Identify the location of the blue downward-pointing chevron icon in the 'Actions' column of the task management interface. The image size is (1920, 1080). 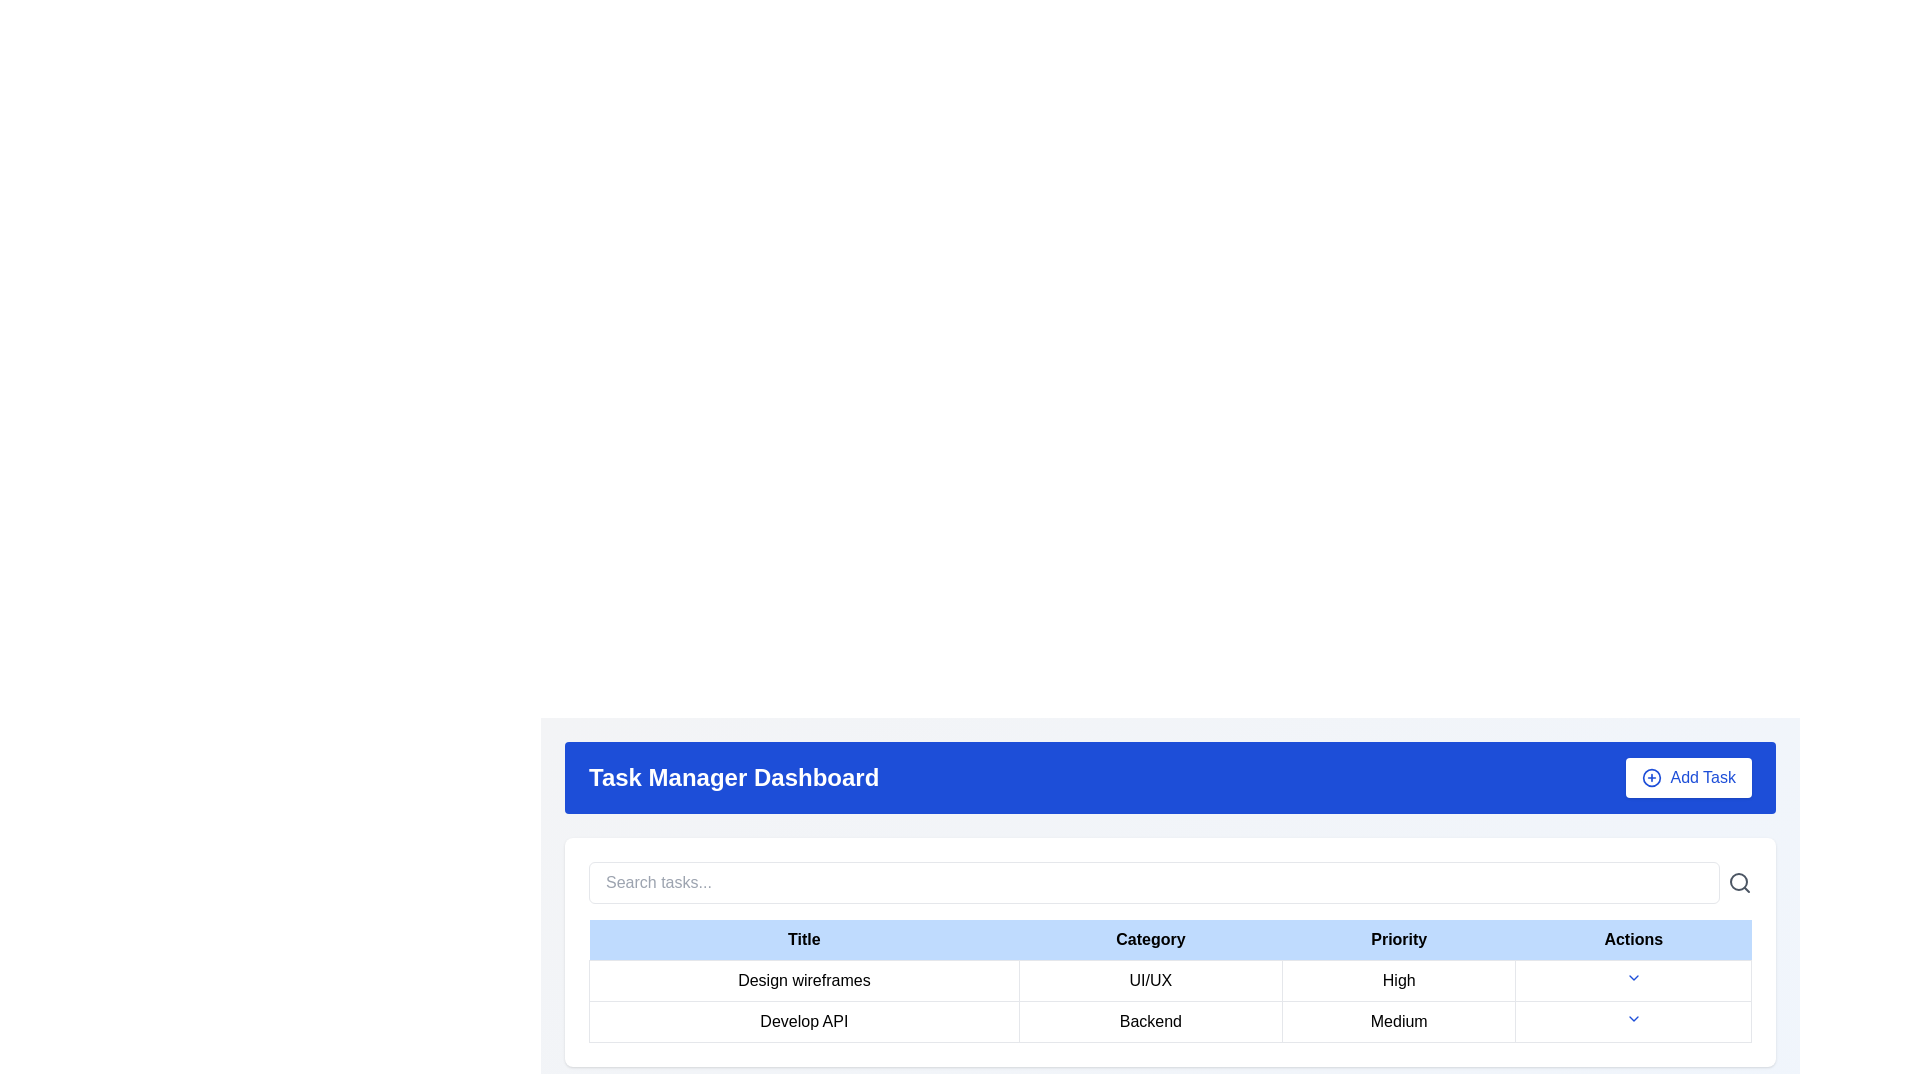
(1633, 1018).